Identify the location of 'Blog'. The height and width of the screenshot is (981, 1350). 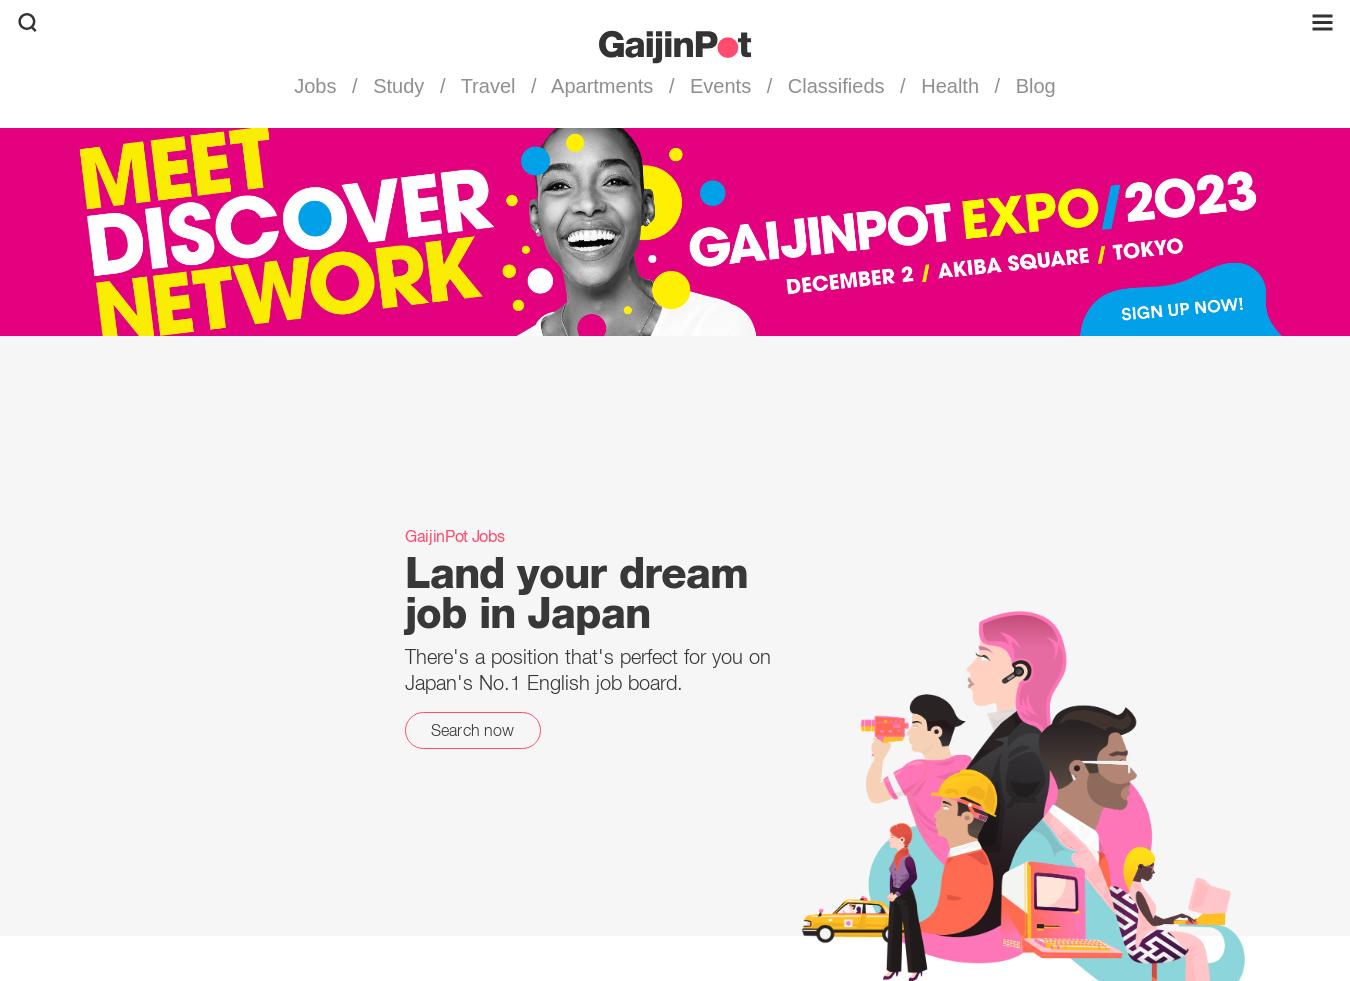
(1032, 85).